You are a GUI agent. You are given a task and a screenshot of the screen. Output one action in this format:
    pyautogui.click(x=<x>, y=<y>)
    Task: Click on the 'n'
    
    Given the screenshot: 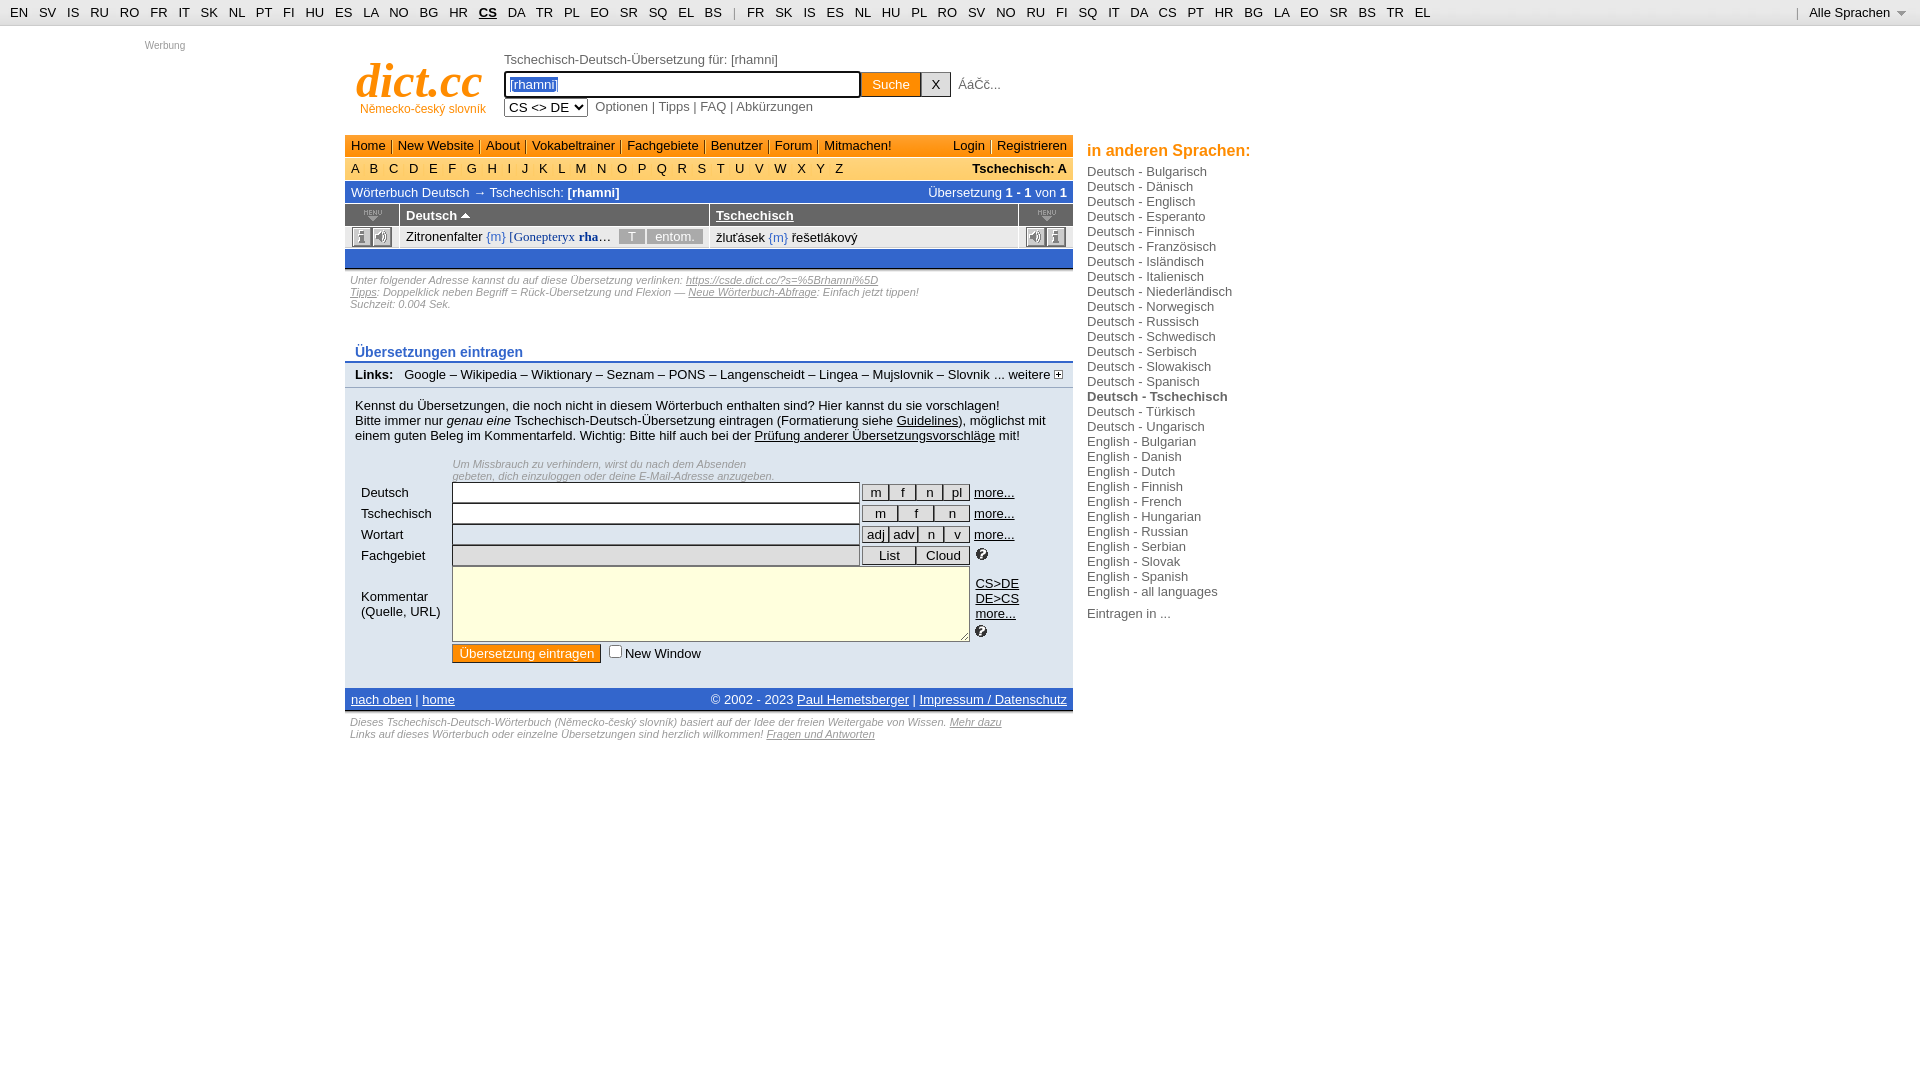 What is the action you would take?
    pyautogui.click(x=950, y=512)
    